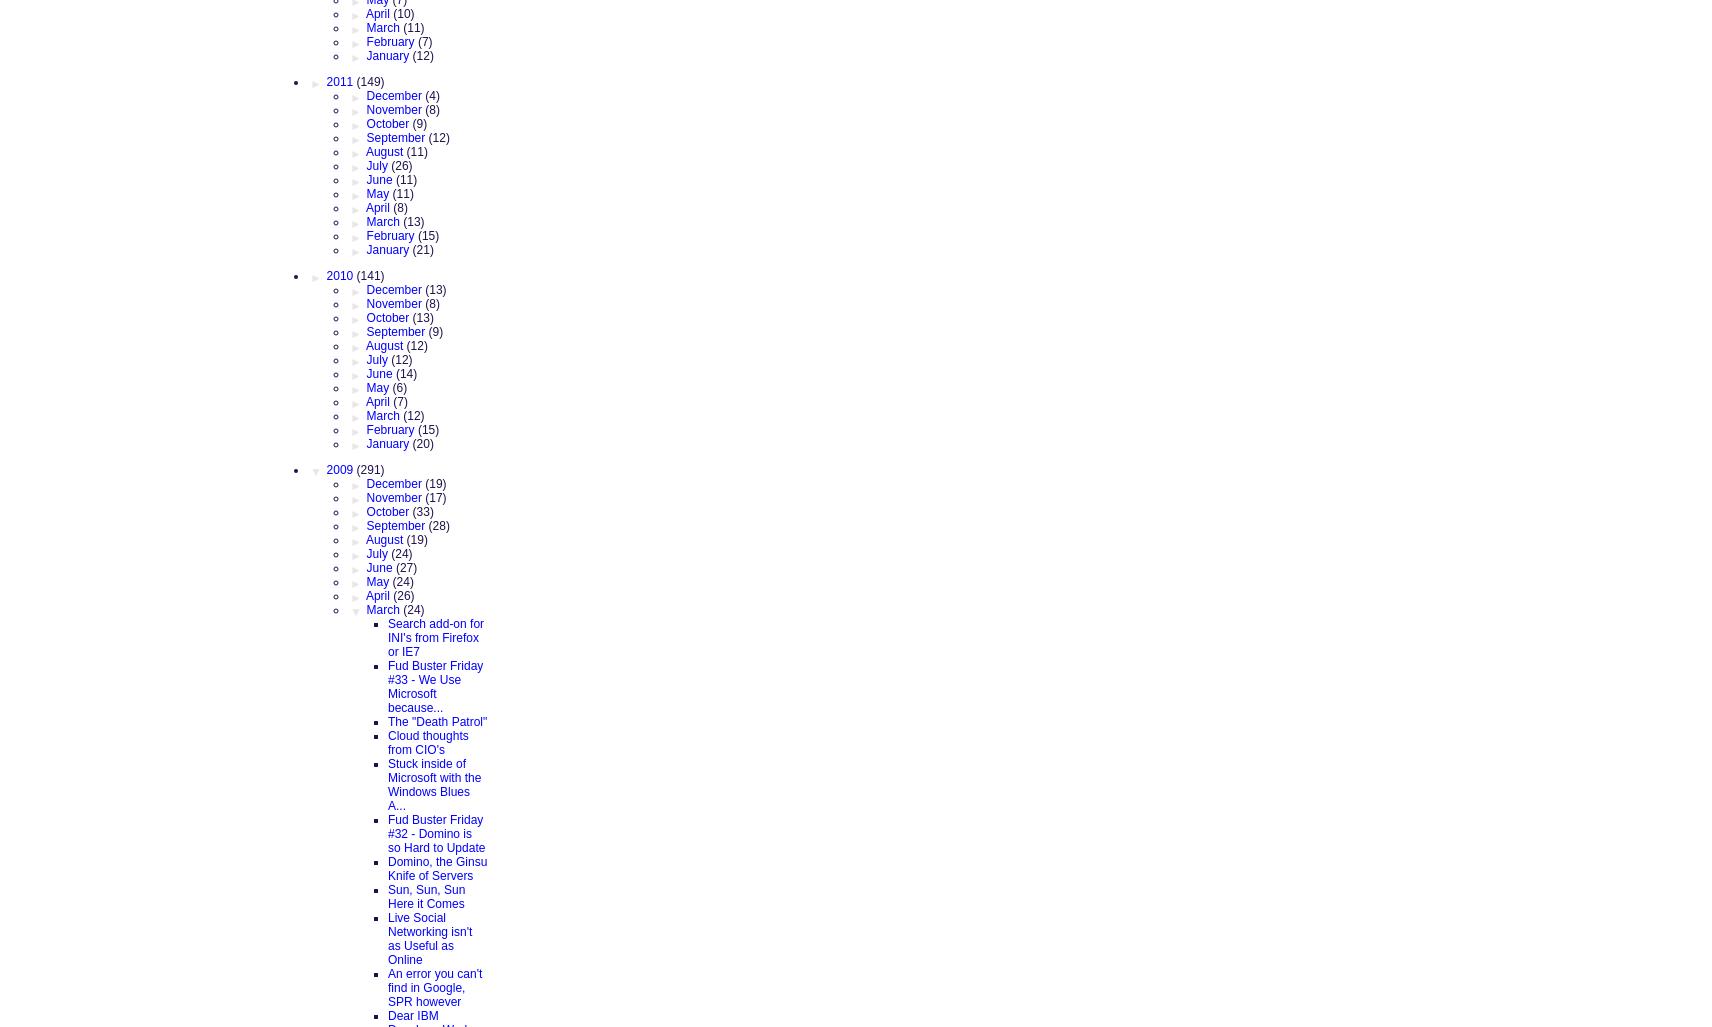 The width and height of the screenshot is (1712, 1027). Describe the element at coordinates (387, 894) in the screenshot. I see `'Sun, Sun, Sun Here it Comes'` at that location.